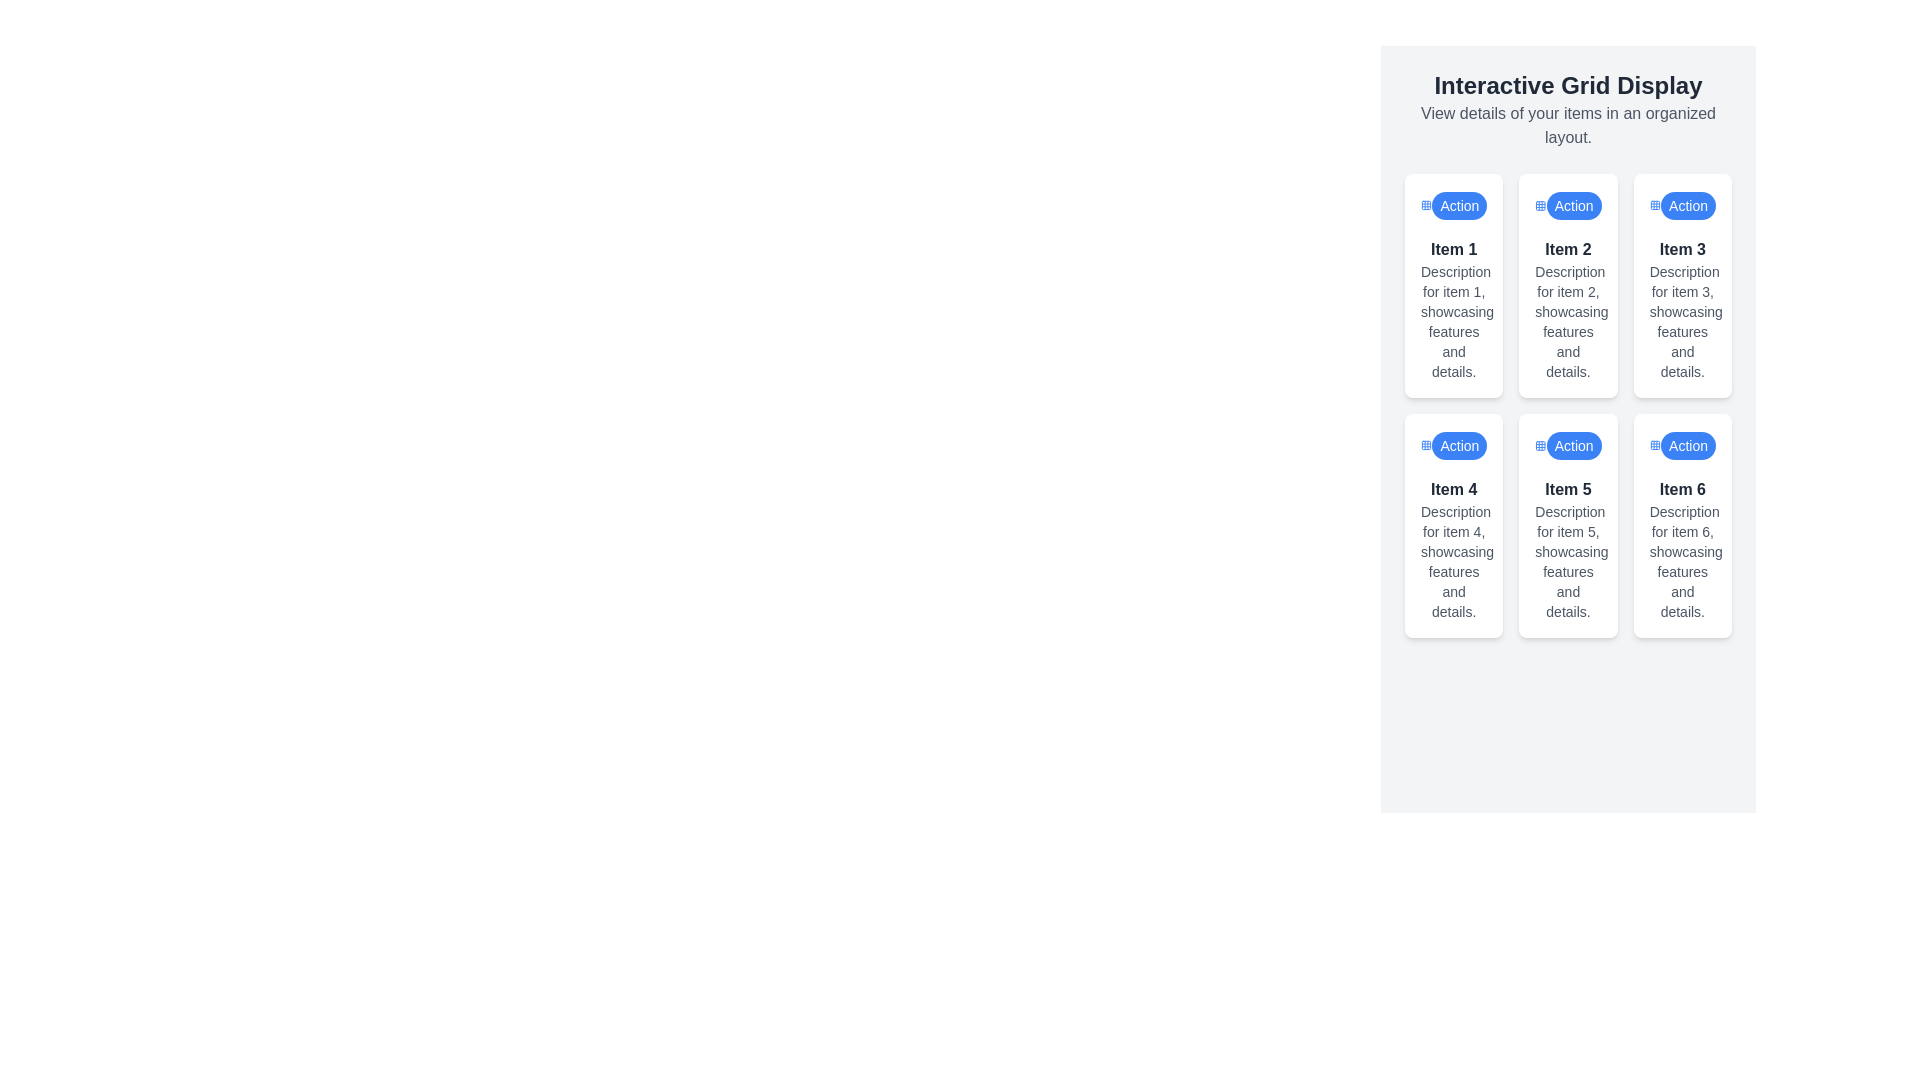 The height and width of the screenshot is (1080, 1920). What do you see at coordinates (1567, 84) in the screenshot?
I see `the heading 'Interactive Grid Display', which is styled with bold and large font and is dark gray, positioned at the top of the interface` at bounding box center [1567, 84].